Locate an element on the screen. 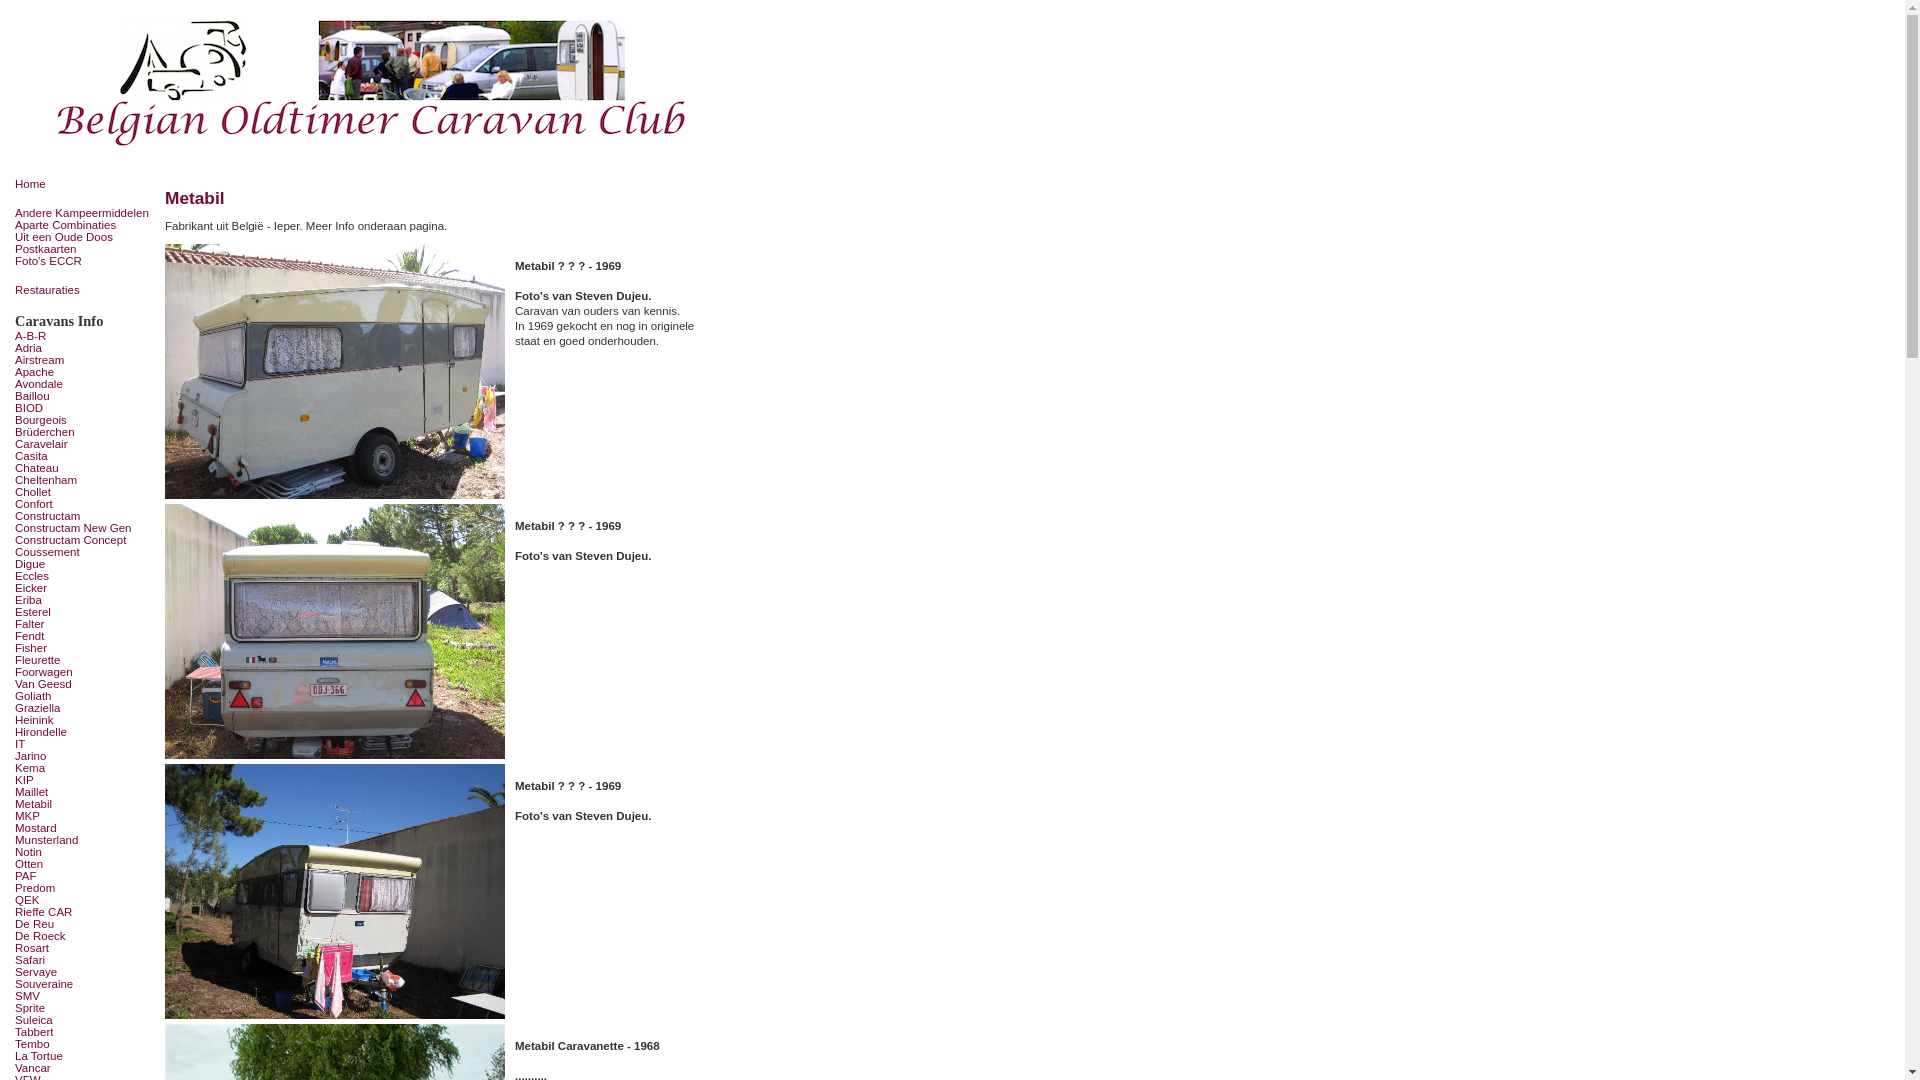  'Casita' is located at coordinates (84, 455).